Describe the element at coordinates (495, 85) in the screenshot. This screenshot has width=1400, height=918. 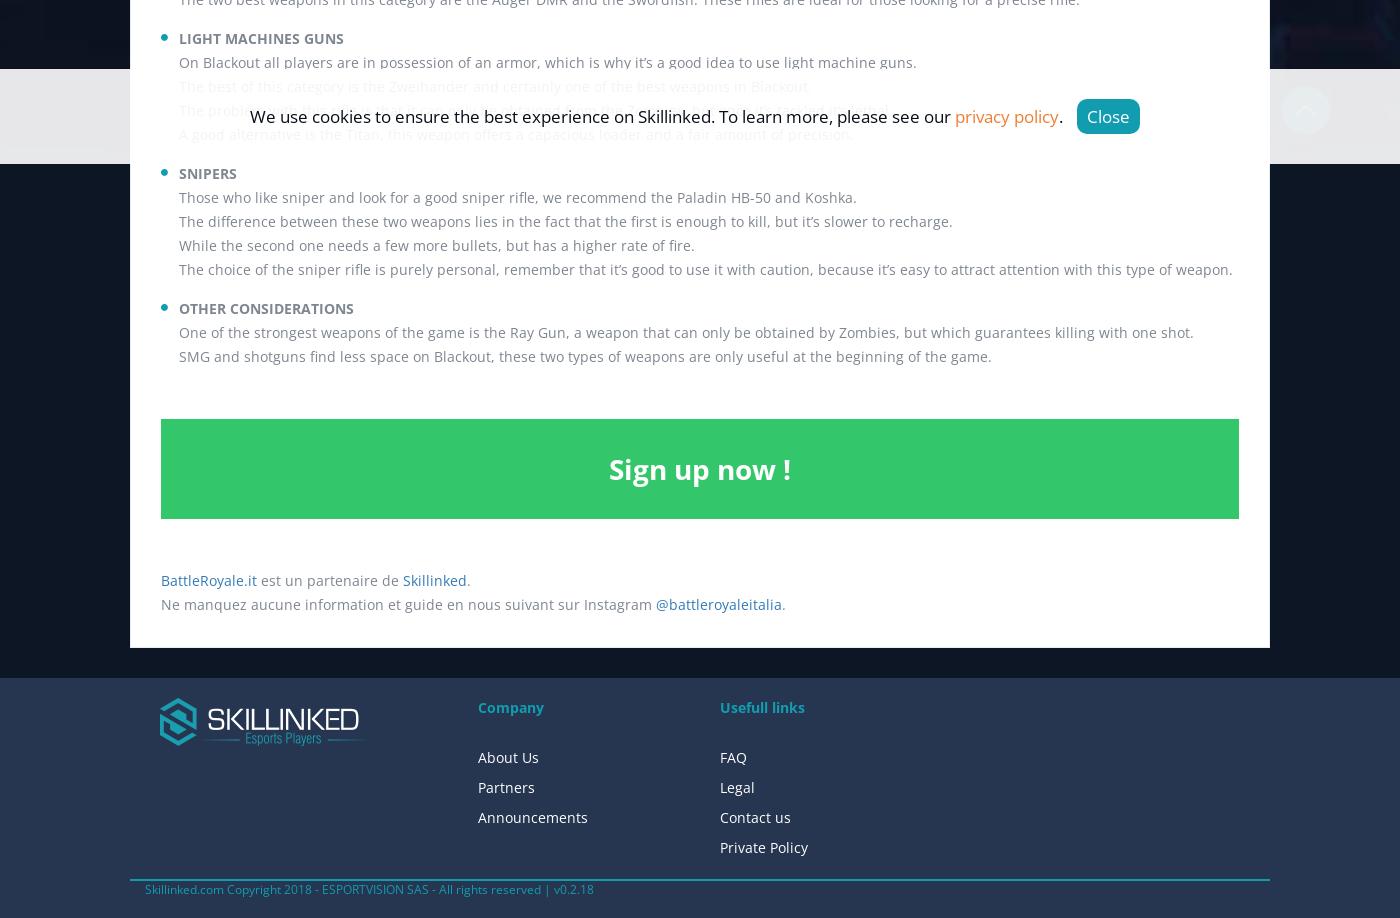
I see `'The best of this category is the Zweihander and certainly one of the best weapons in Blackout.'` at that location.